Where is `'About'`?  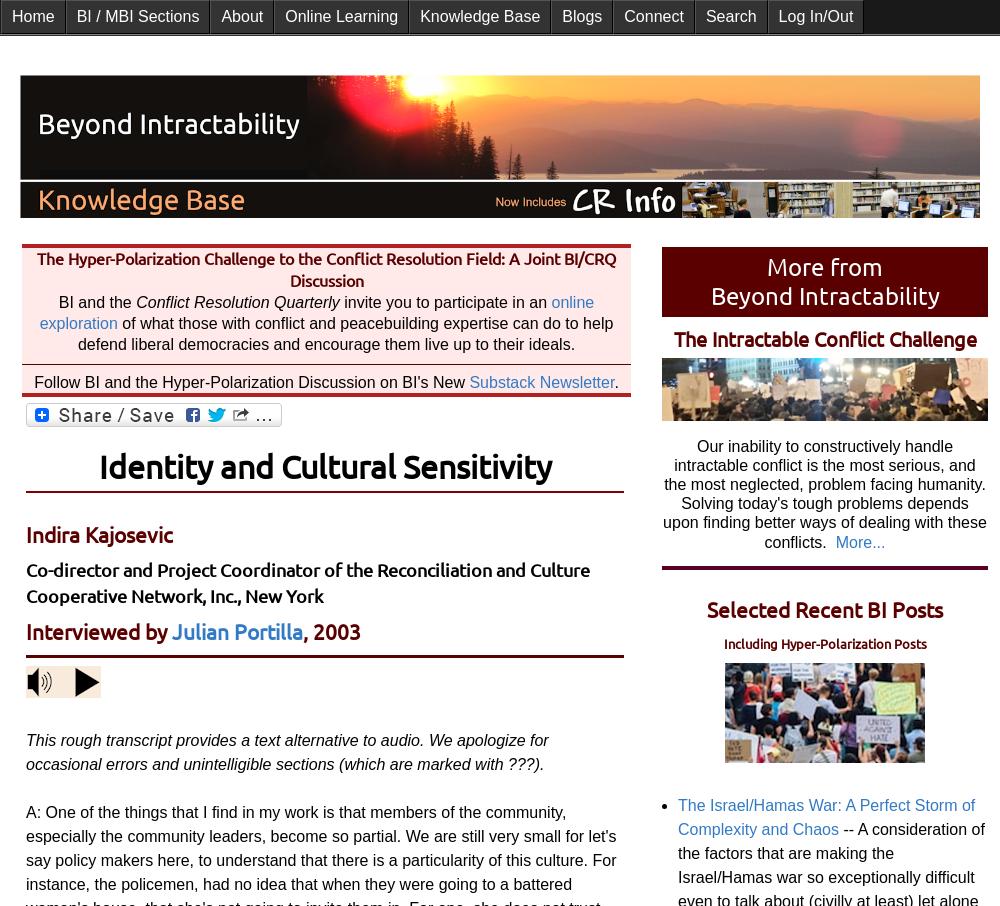
'About' is located at coordinates (241, 15).